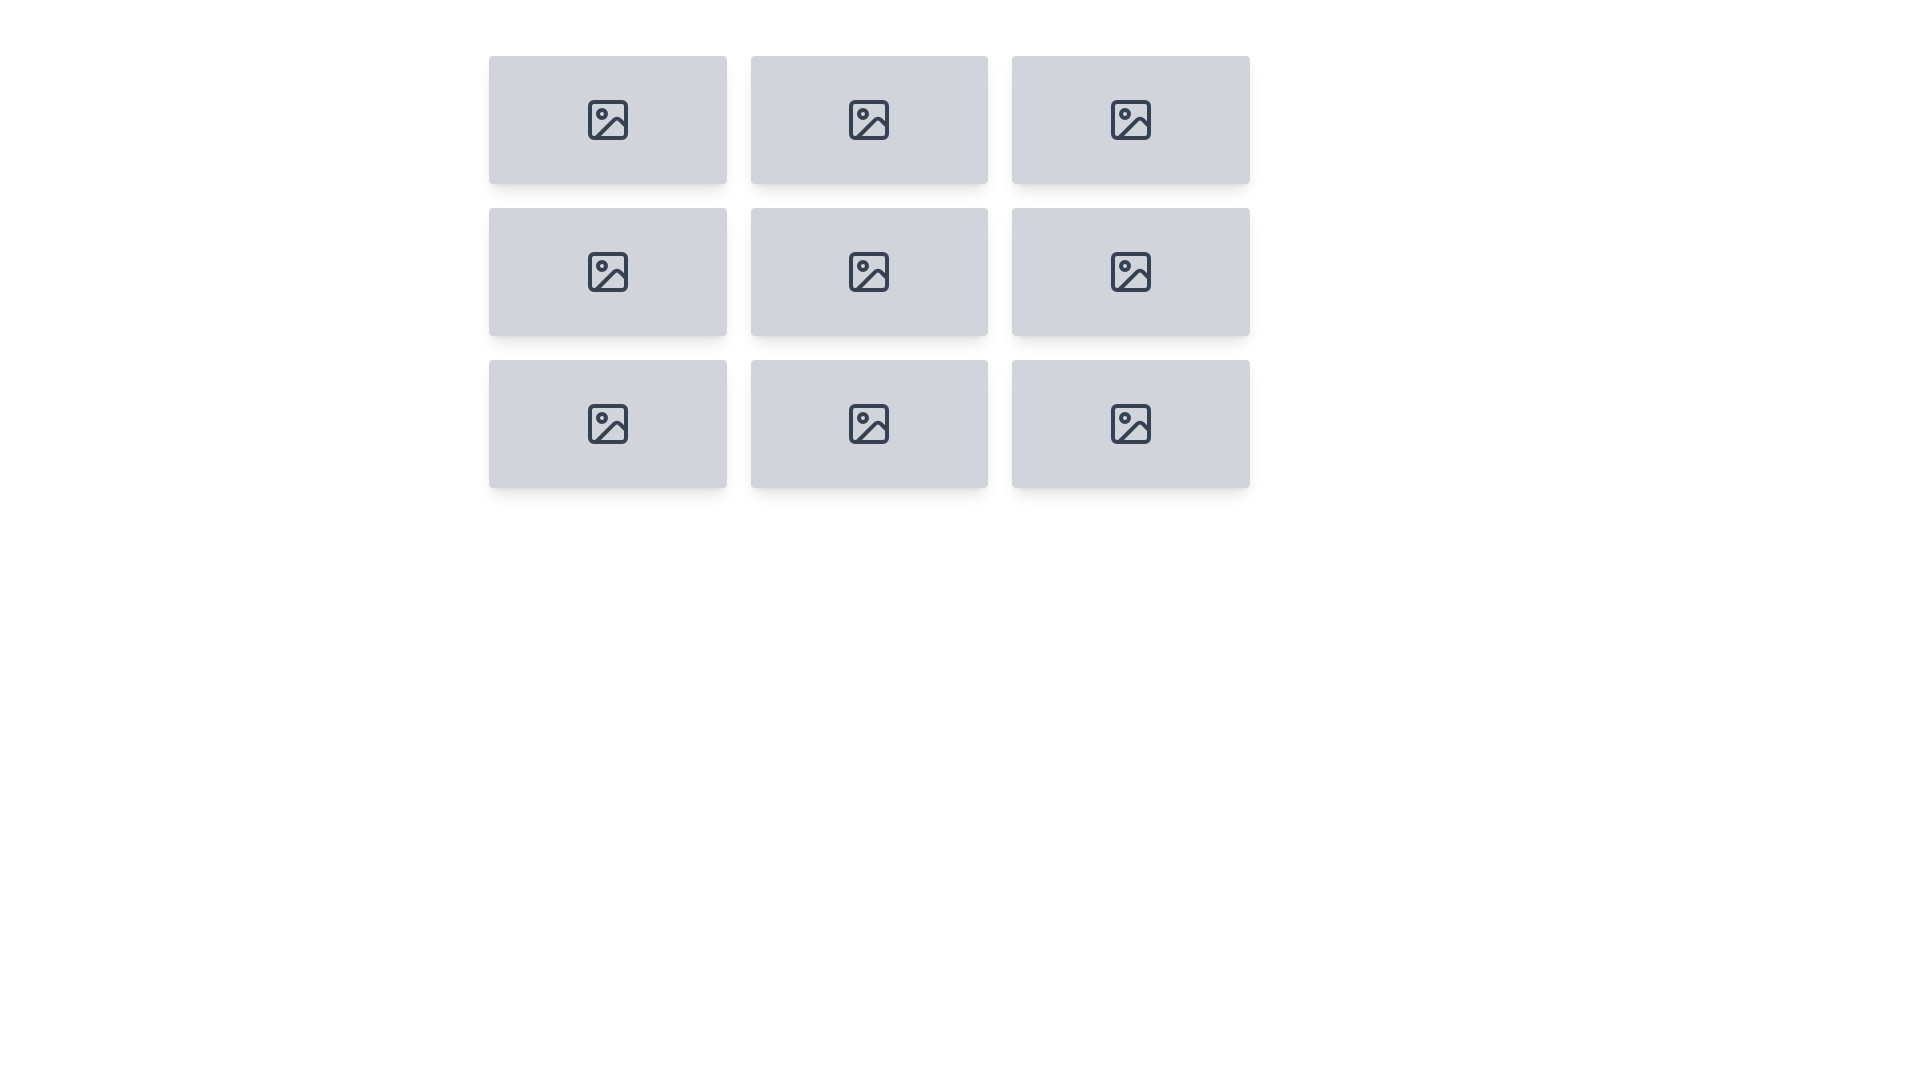  I want to click on the image placeholder icon, which is the second icon in the second row of a three-by-three grid layout, so click(606, 272).